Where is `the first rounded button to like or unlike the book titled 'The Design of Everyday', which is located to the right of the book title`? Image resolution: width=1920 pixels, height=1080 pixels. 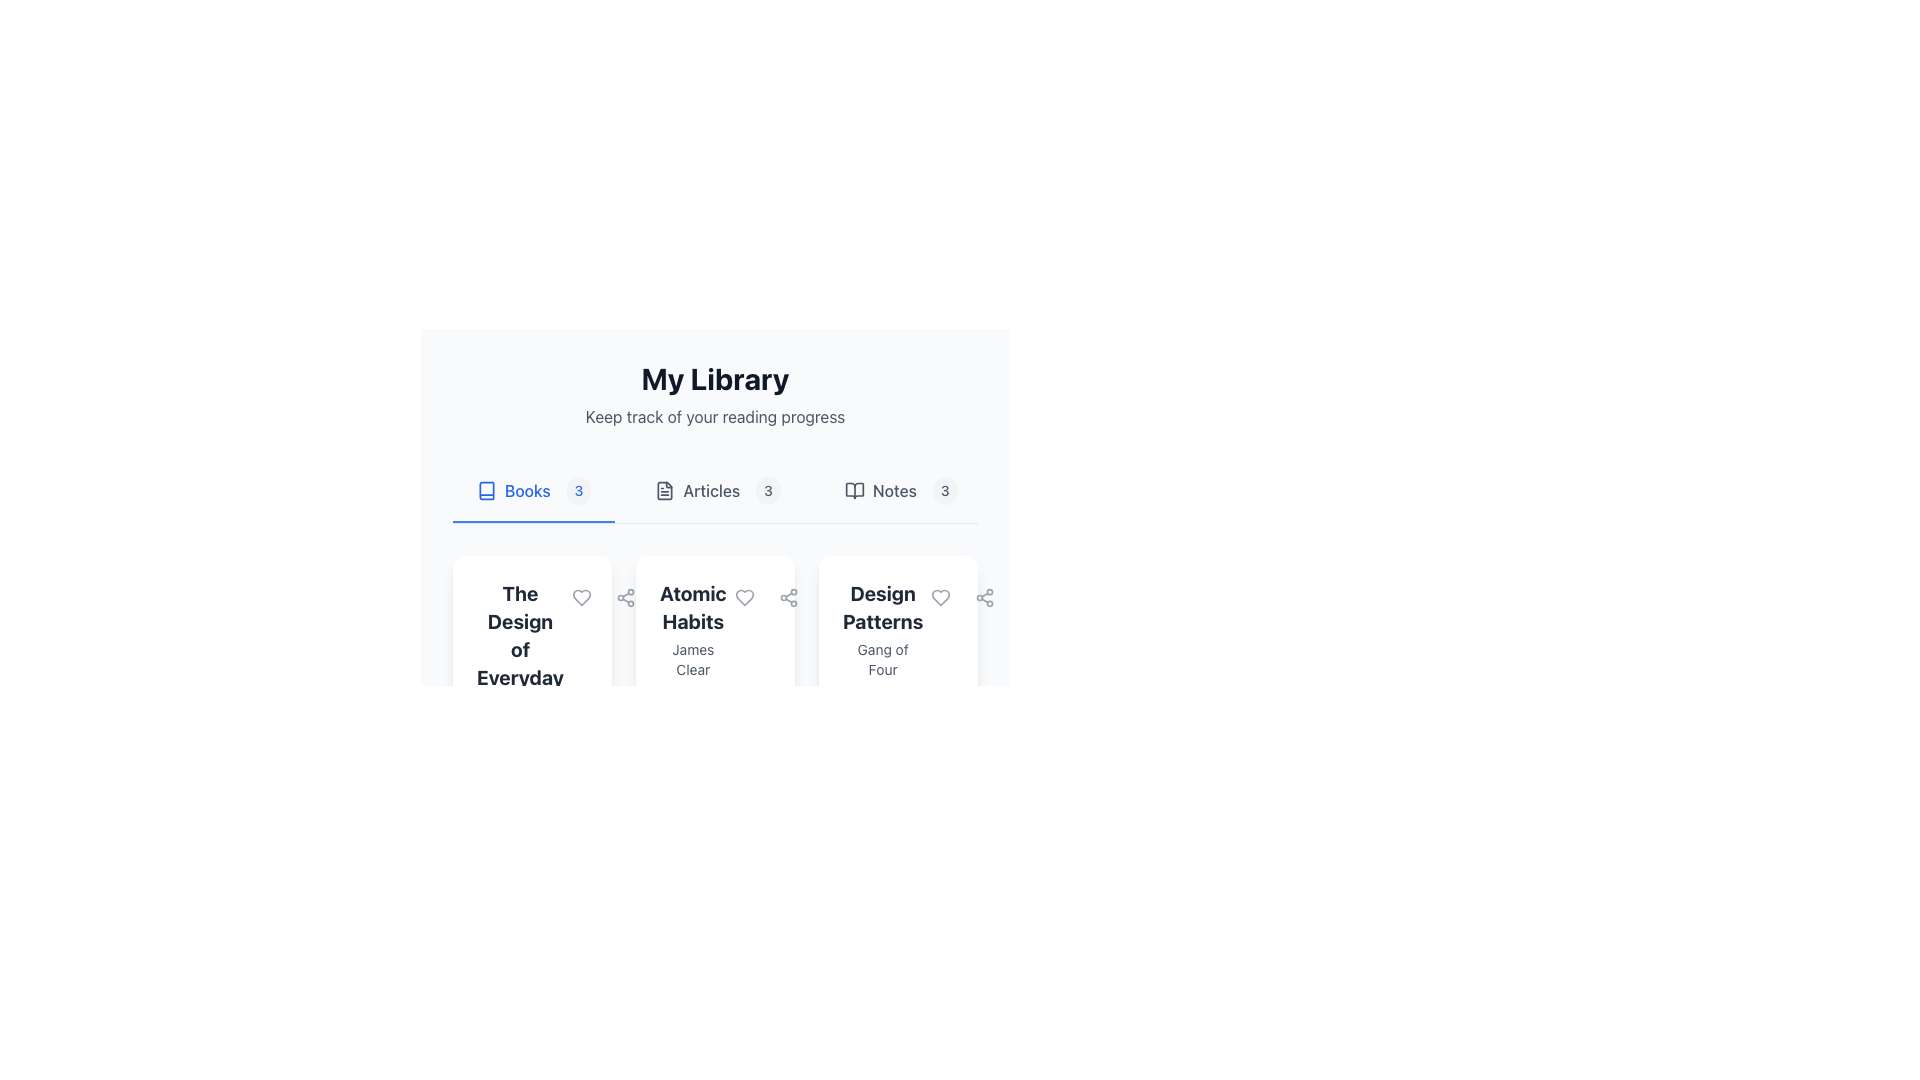
the first rounded button to like or unlike the book titled 'The Design of Everyday', which is located to the right of the book title is located at coordinates (580, 596).